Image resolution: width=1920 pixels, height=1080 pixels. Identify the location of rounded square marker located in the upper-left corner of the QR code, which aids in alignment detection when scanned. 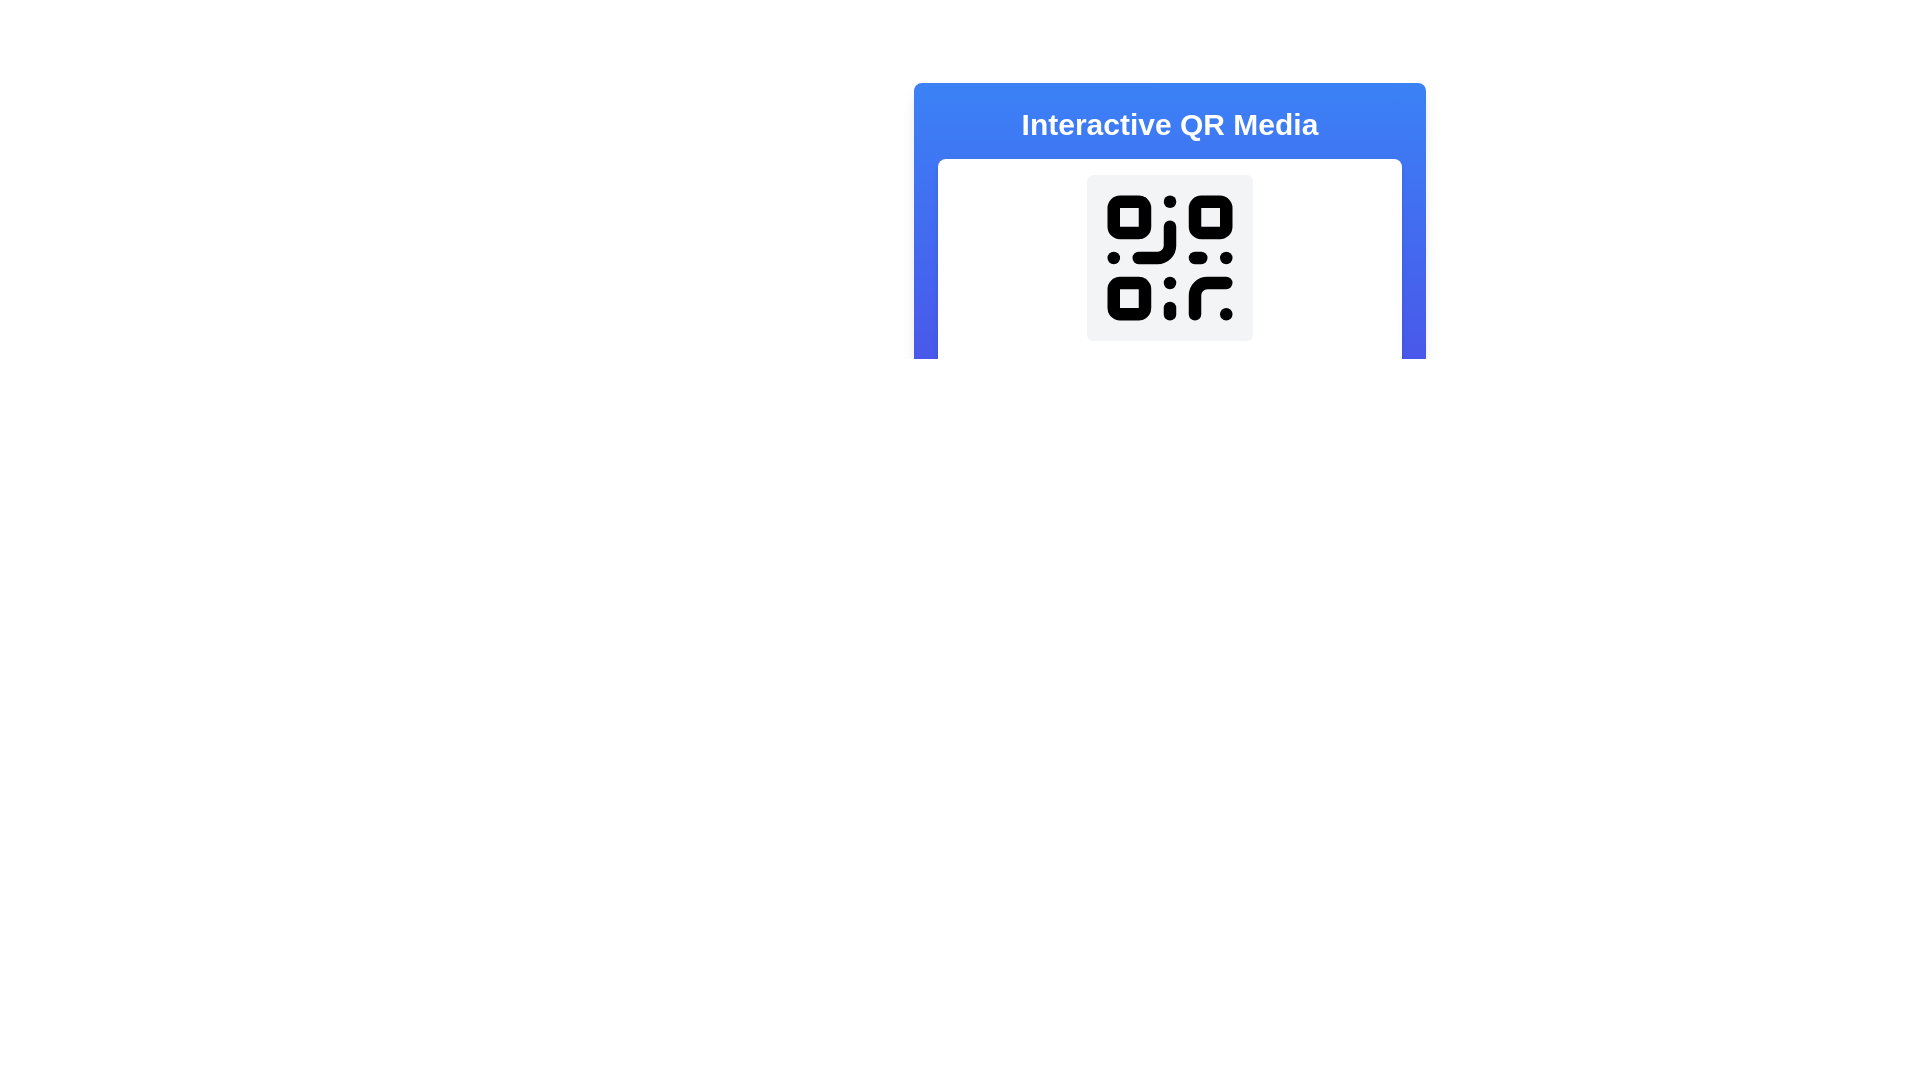
(1129, 217).